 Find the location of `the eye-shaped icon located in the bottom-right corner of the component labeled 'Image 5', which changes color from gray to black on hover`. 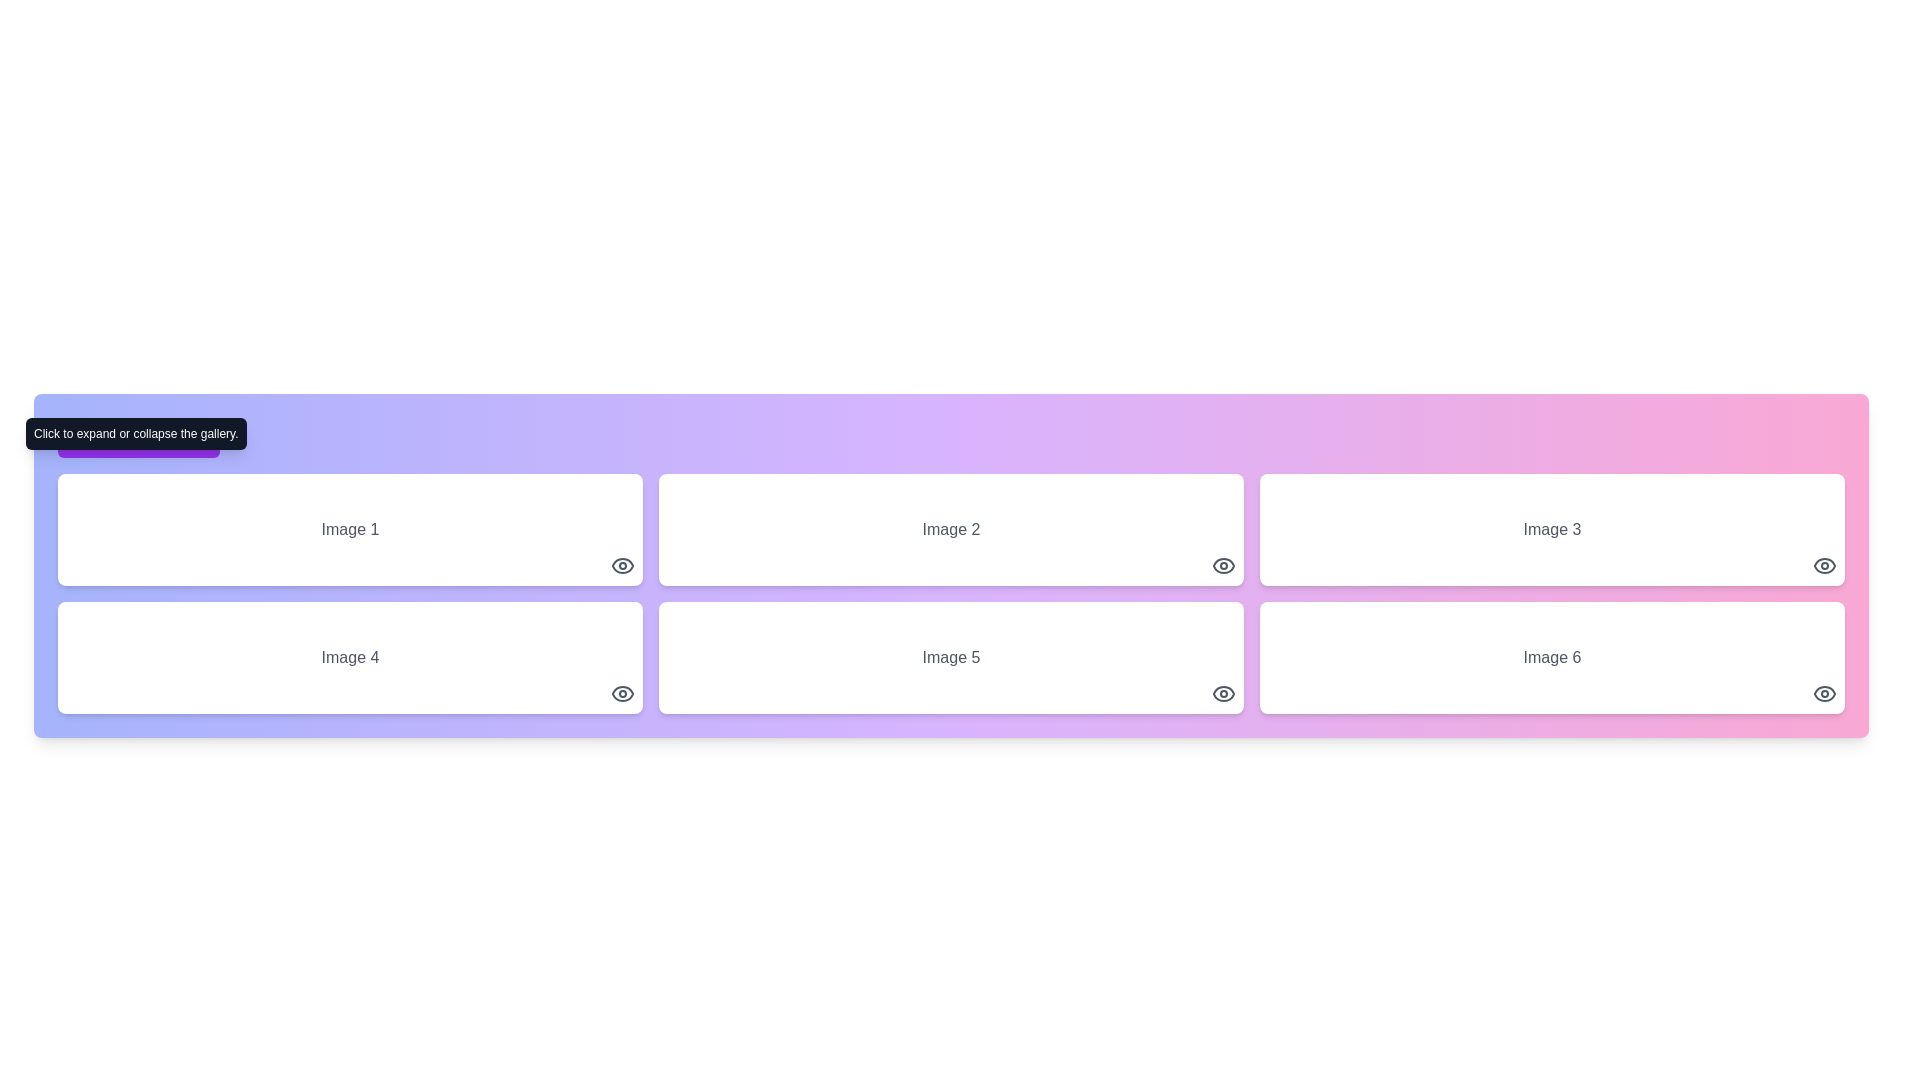

the eye-shaped icon located in the bottom-right corner of the component labeled 'Image 5', which changes color from gray to black on hover is located at coordinates (1223, 693).